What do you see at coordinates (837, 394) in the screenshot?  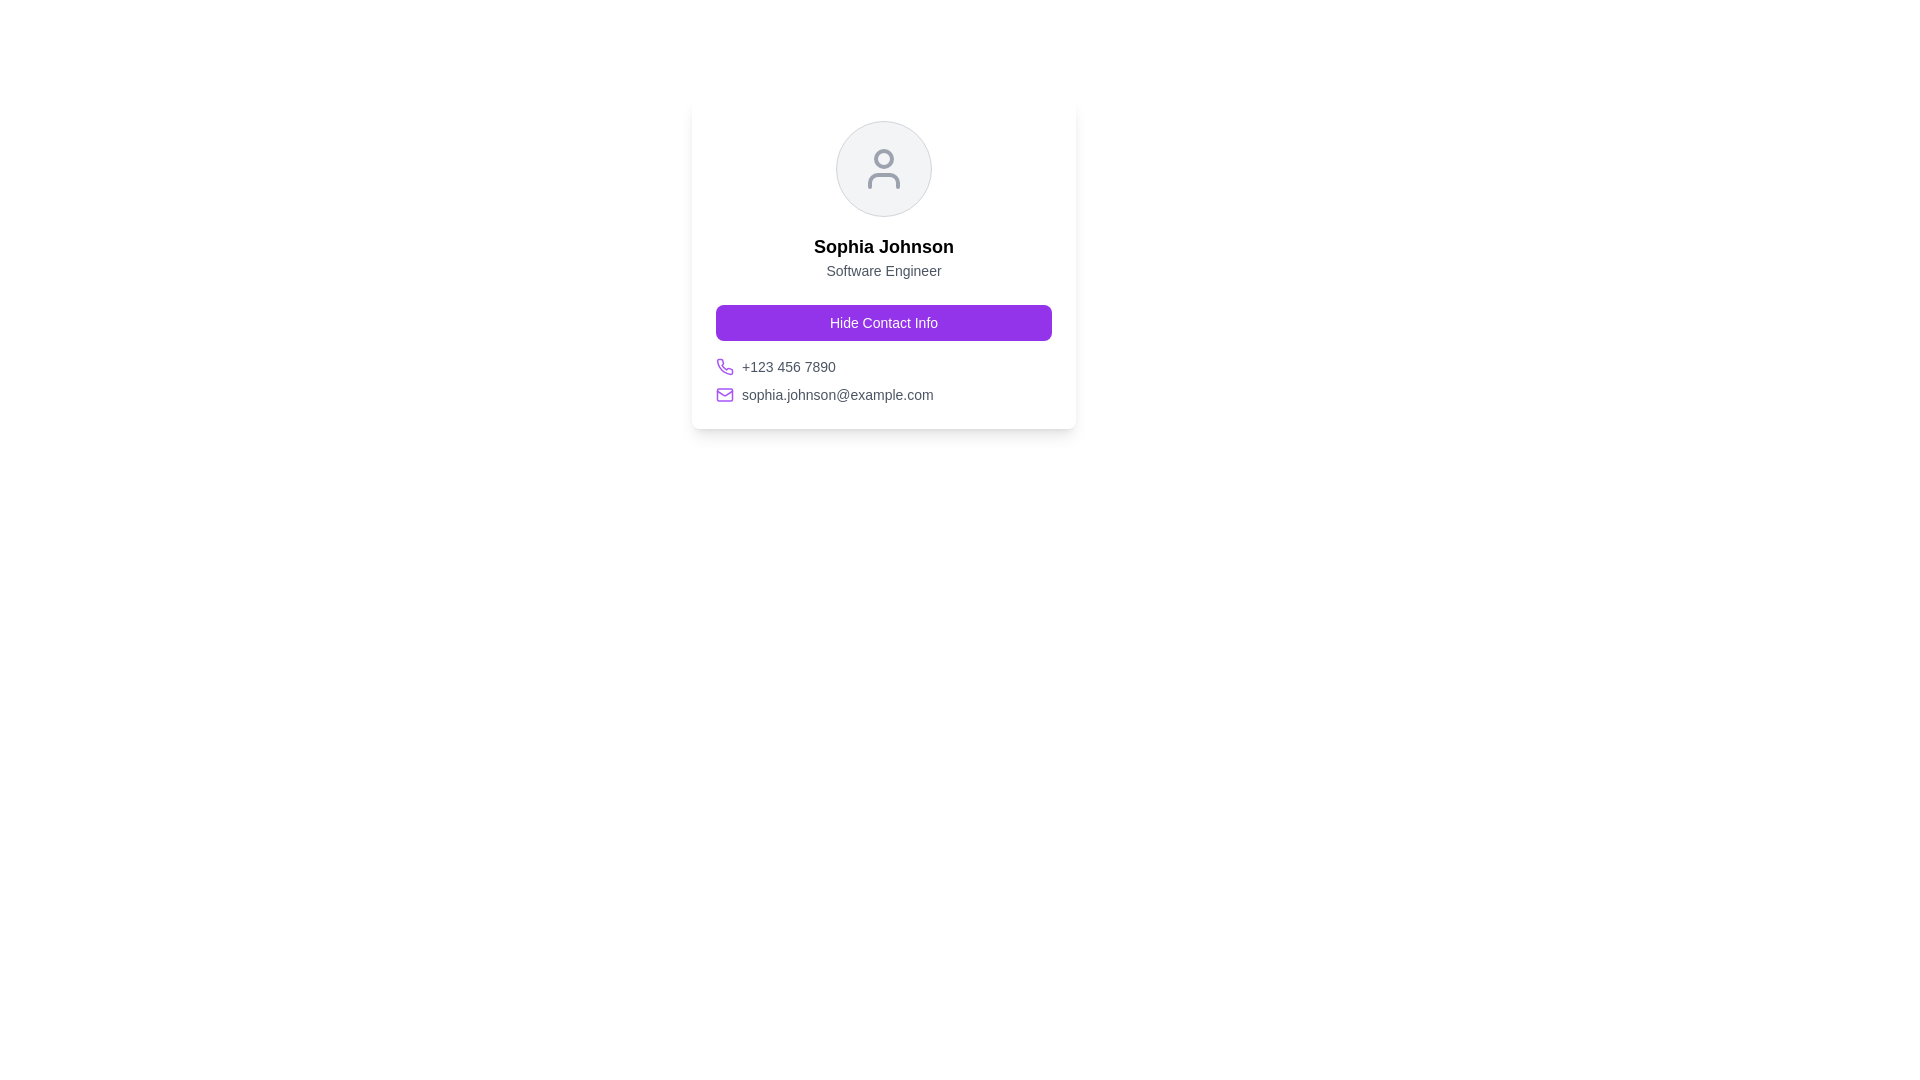 I see `the text label displaying 'sophia.johnson@example.com', which is styled in gray and located to the right of an envelope icon at the bottom of the card` at bounding box center [837, 394].